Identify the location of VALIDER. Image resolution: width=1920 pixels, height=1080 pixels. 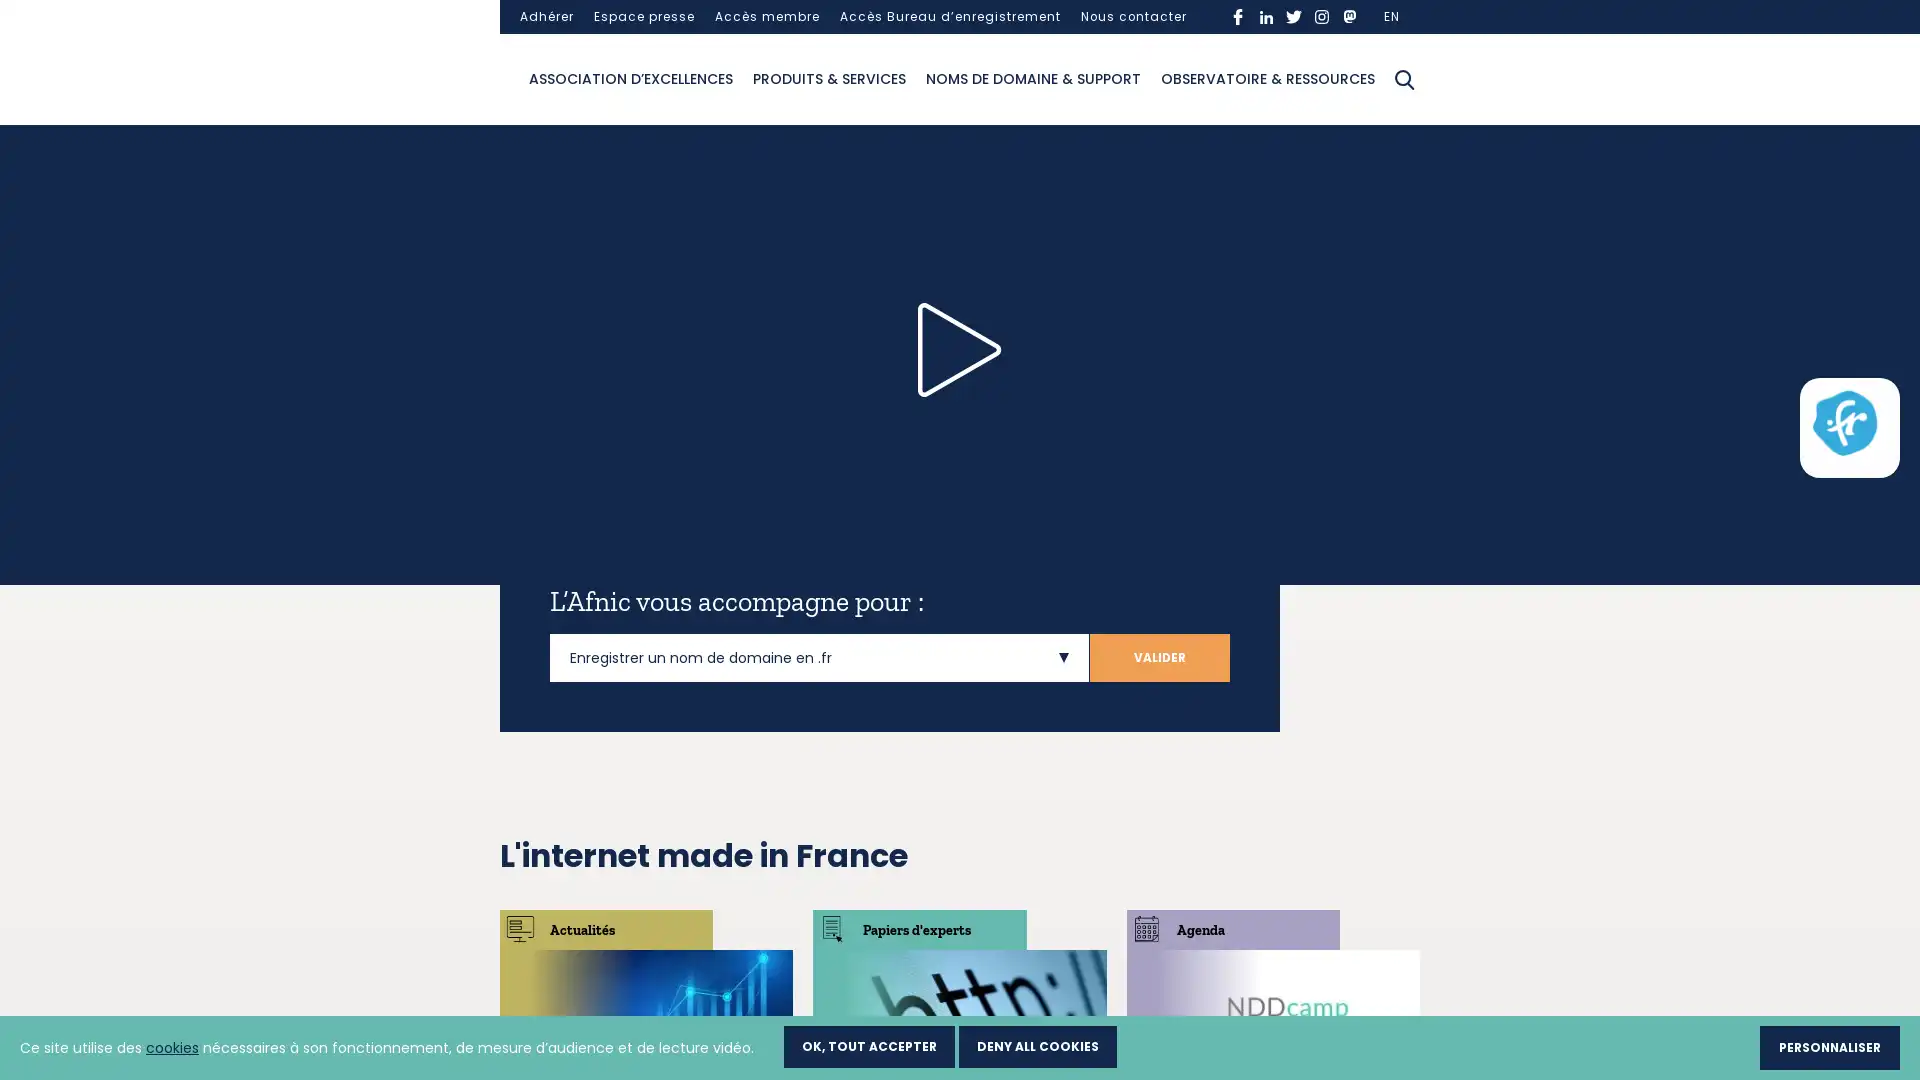
(1160, 657).